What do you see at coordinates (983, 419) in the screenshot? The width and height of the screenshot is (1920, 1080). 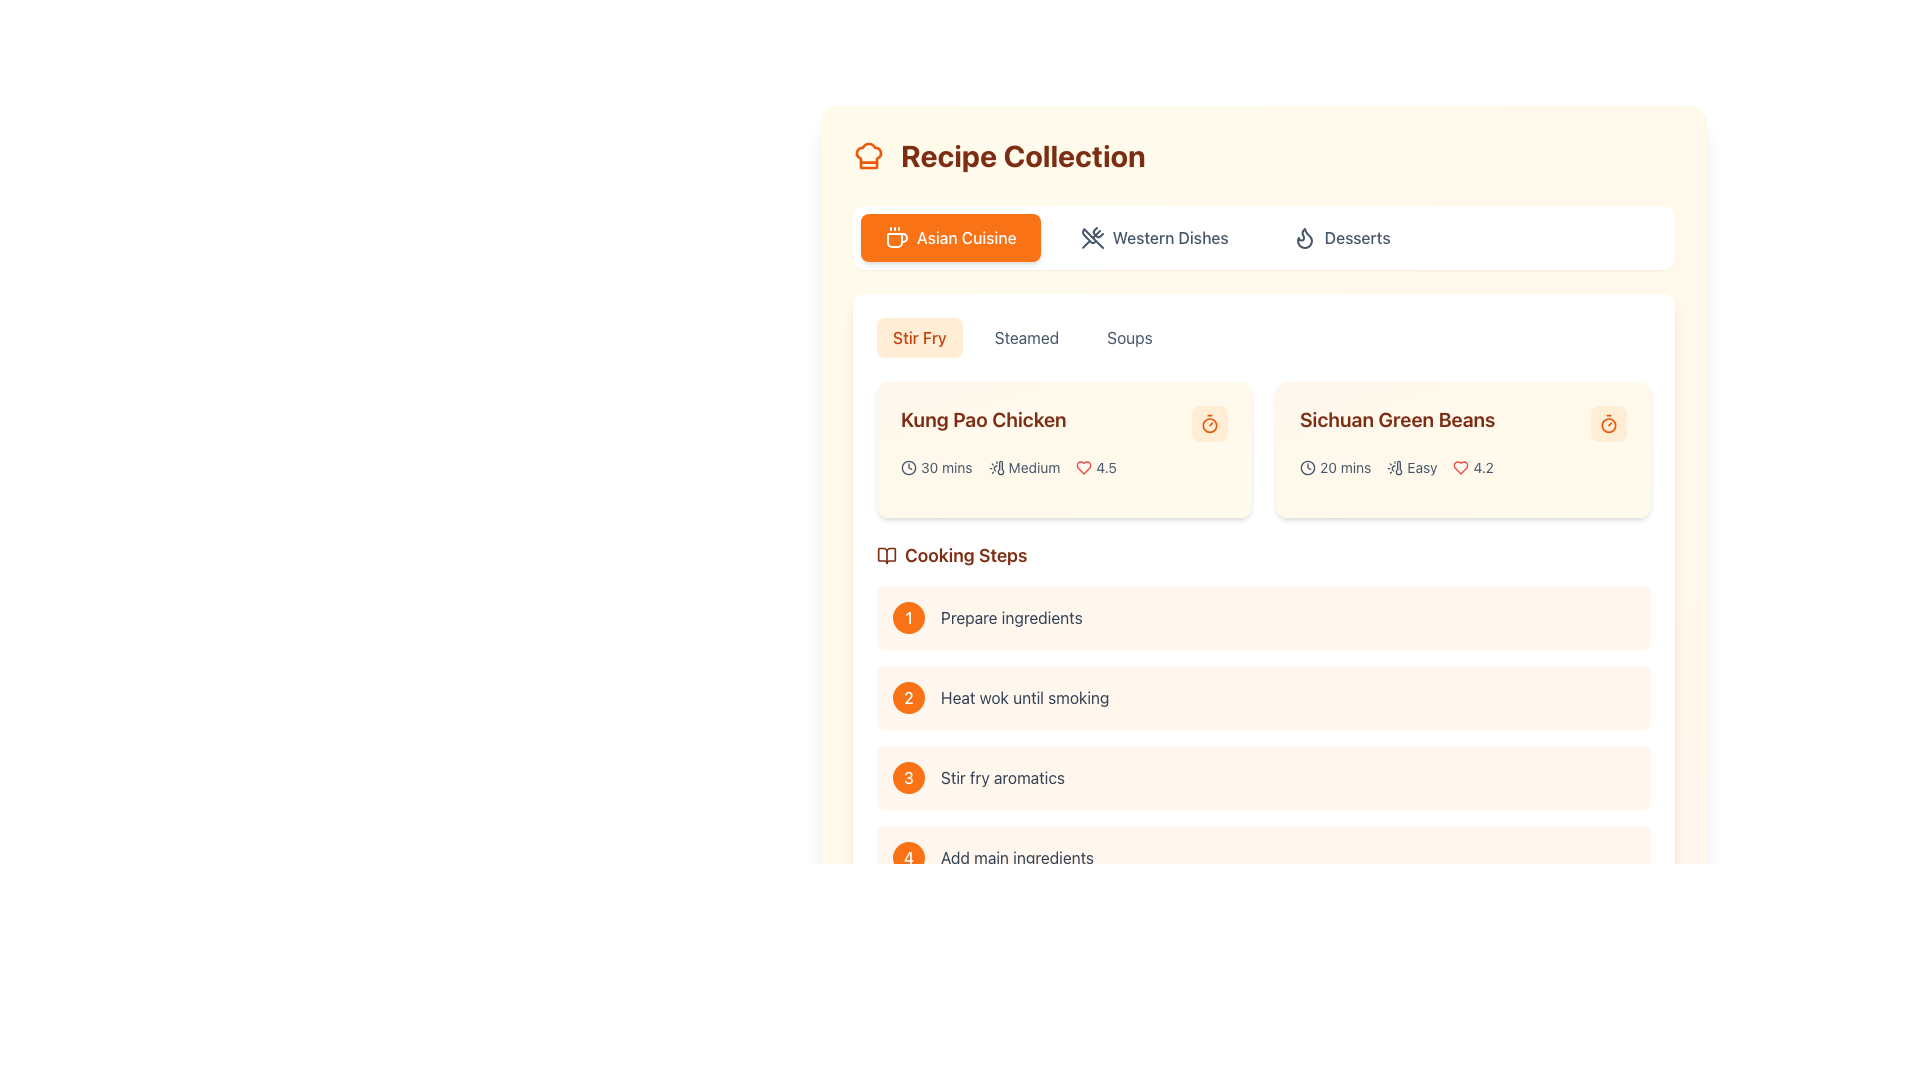 I see `the text label for 'Kung Pao Chicken' which identifies the recipe and is located in the upper-left section of the card, preceding the timer icon` at bounding box center [983, 419].